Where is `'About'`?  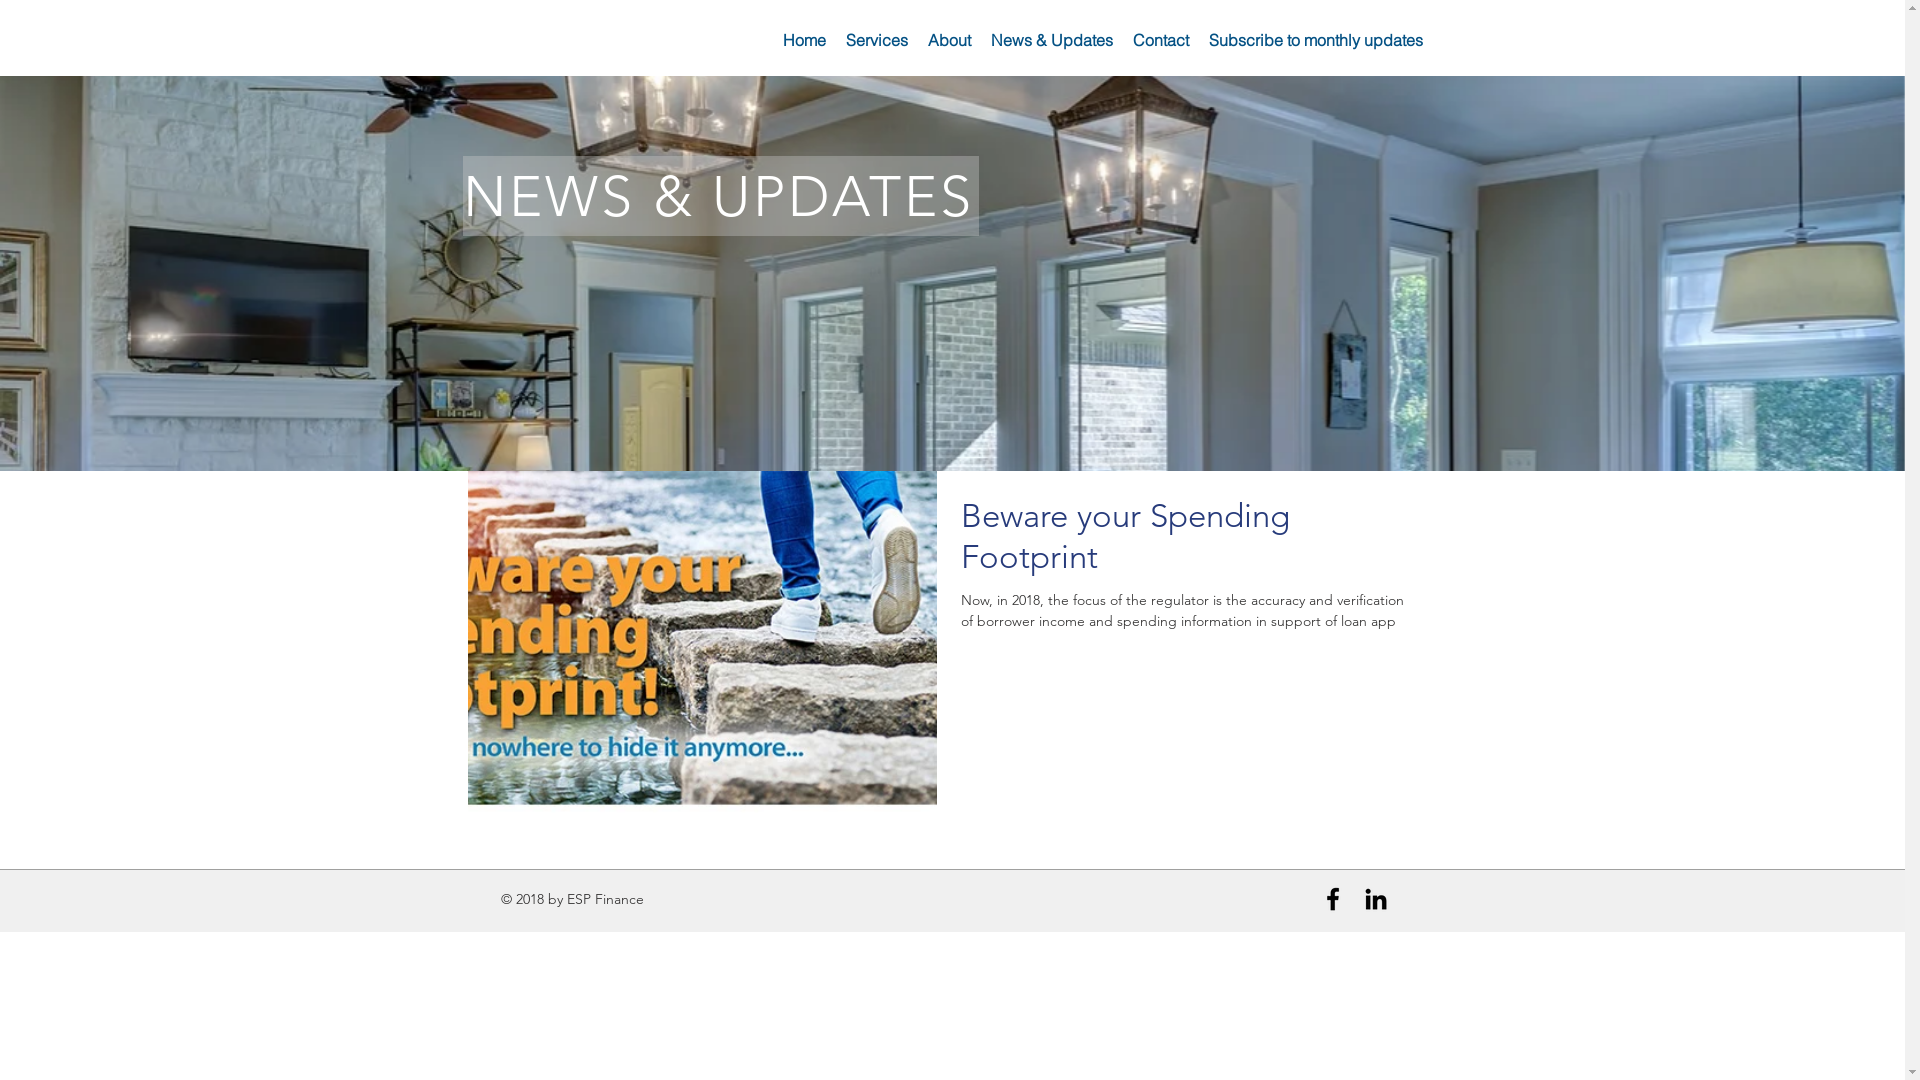
'About' is located at coordinates (948, 39).